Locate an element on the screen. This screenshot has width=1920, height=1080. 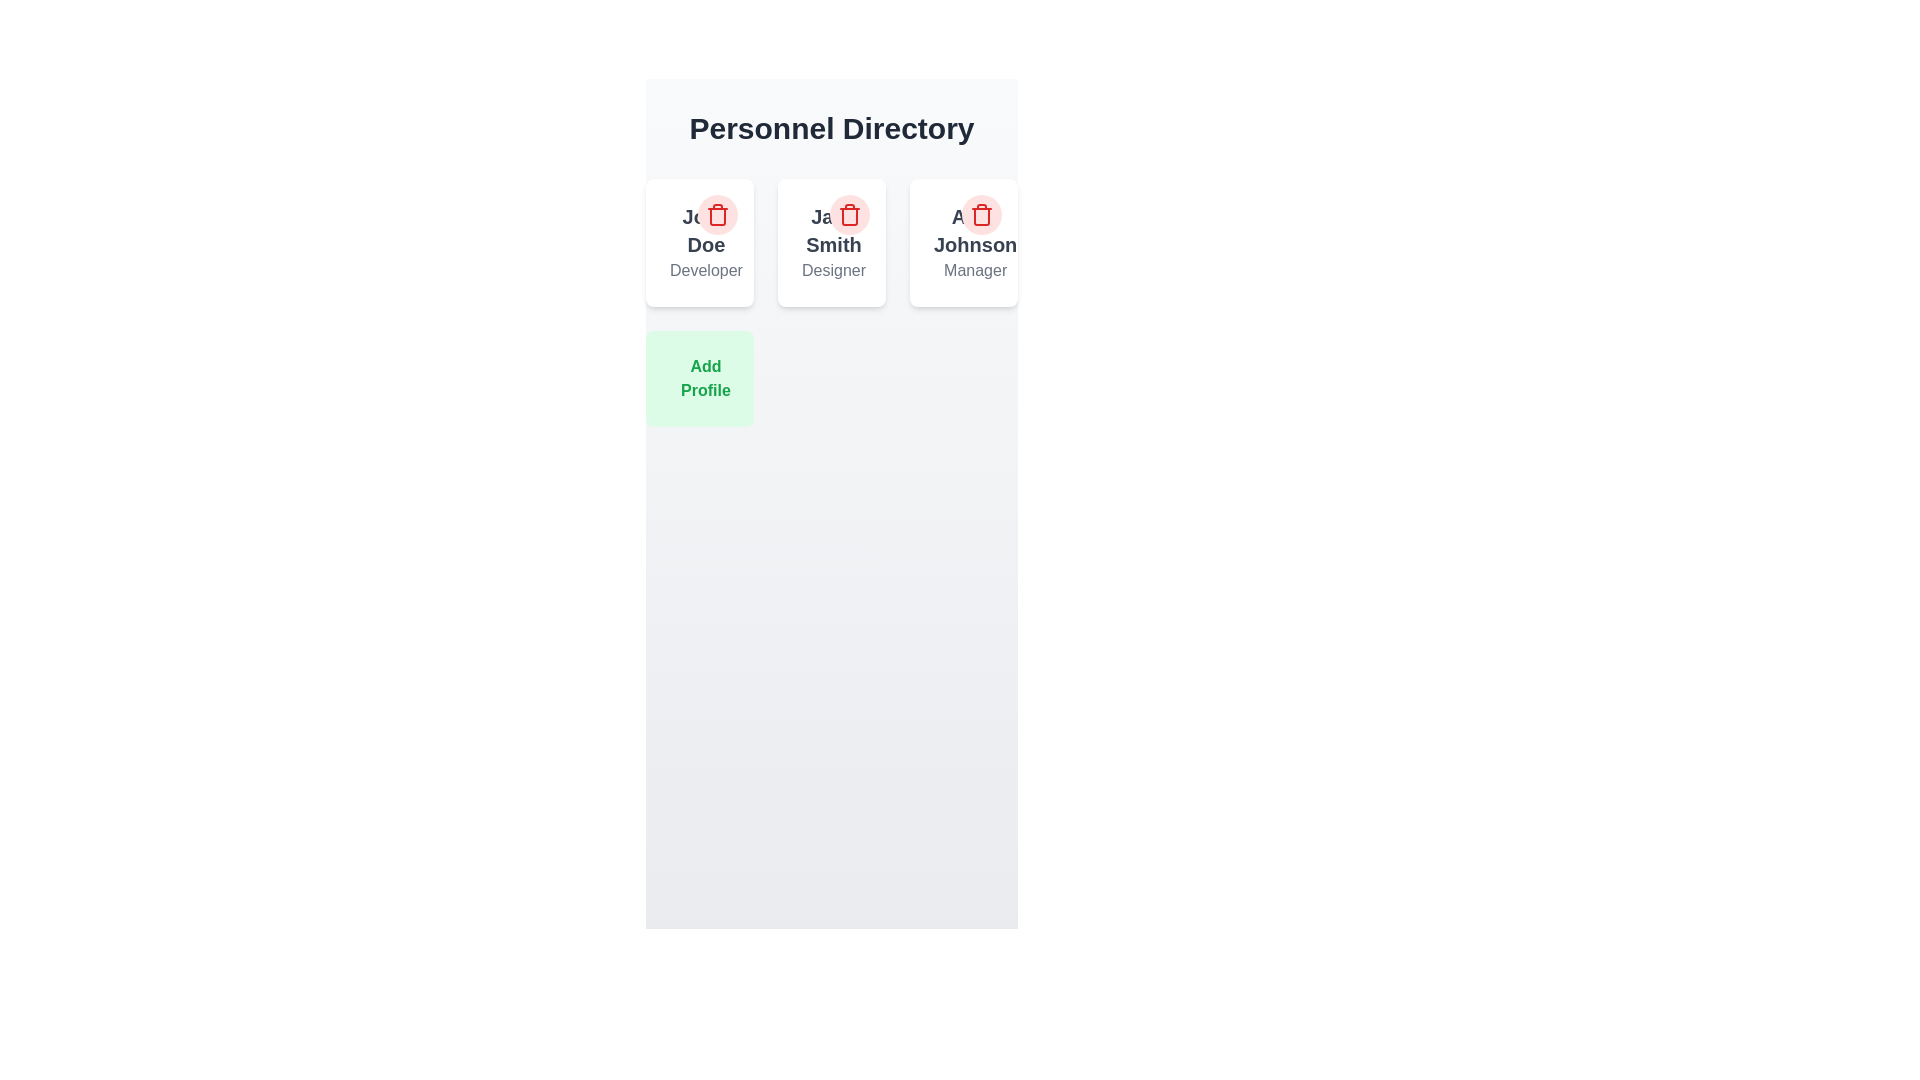
the Profile card UI component containing 'John Doe' is located at coordinates (700, 242).